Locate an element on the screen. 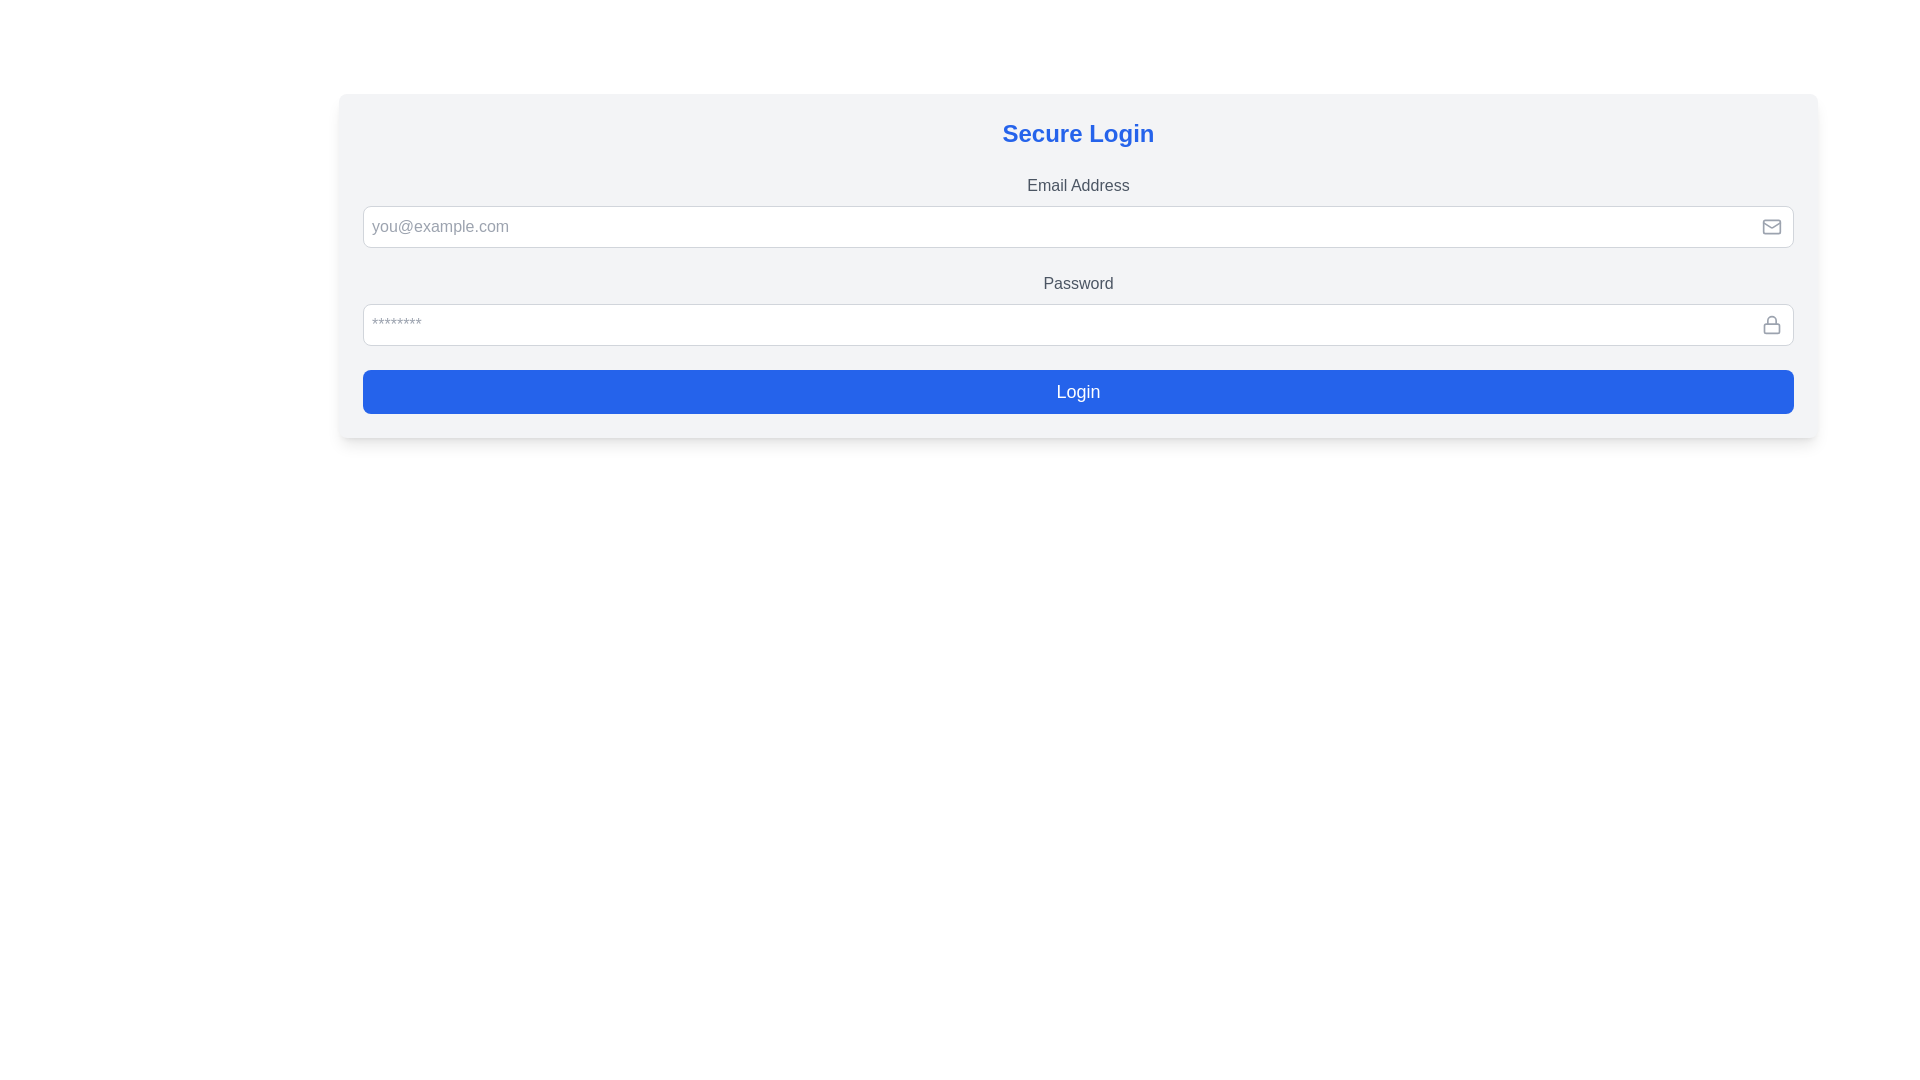 The height and width of the screenshot is (1080, 1920). the gray lock-shaped SVG icon located to the far right of the password input field, which serves as a status indicator for the field is located at coordinates (1771, 323).